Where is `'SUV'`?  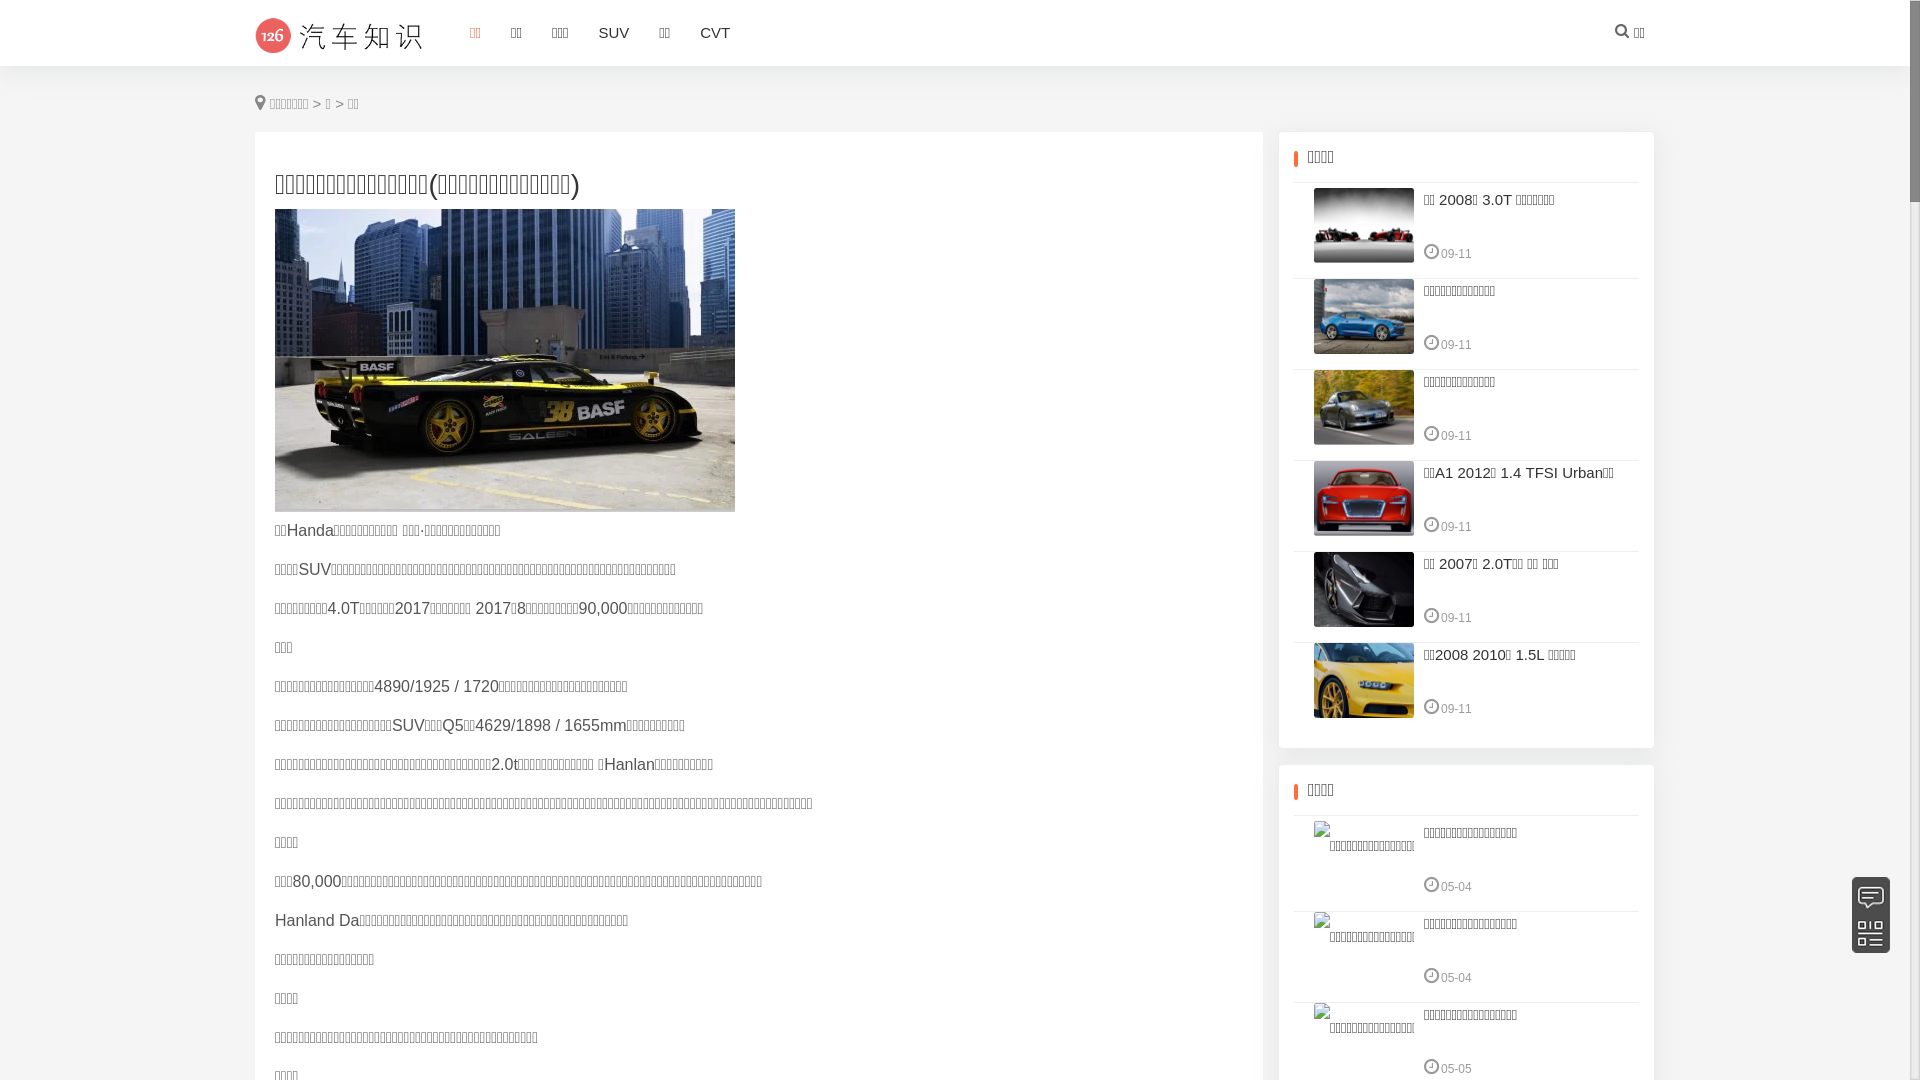
'SUV' is located at coordinates (581, 34).